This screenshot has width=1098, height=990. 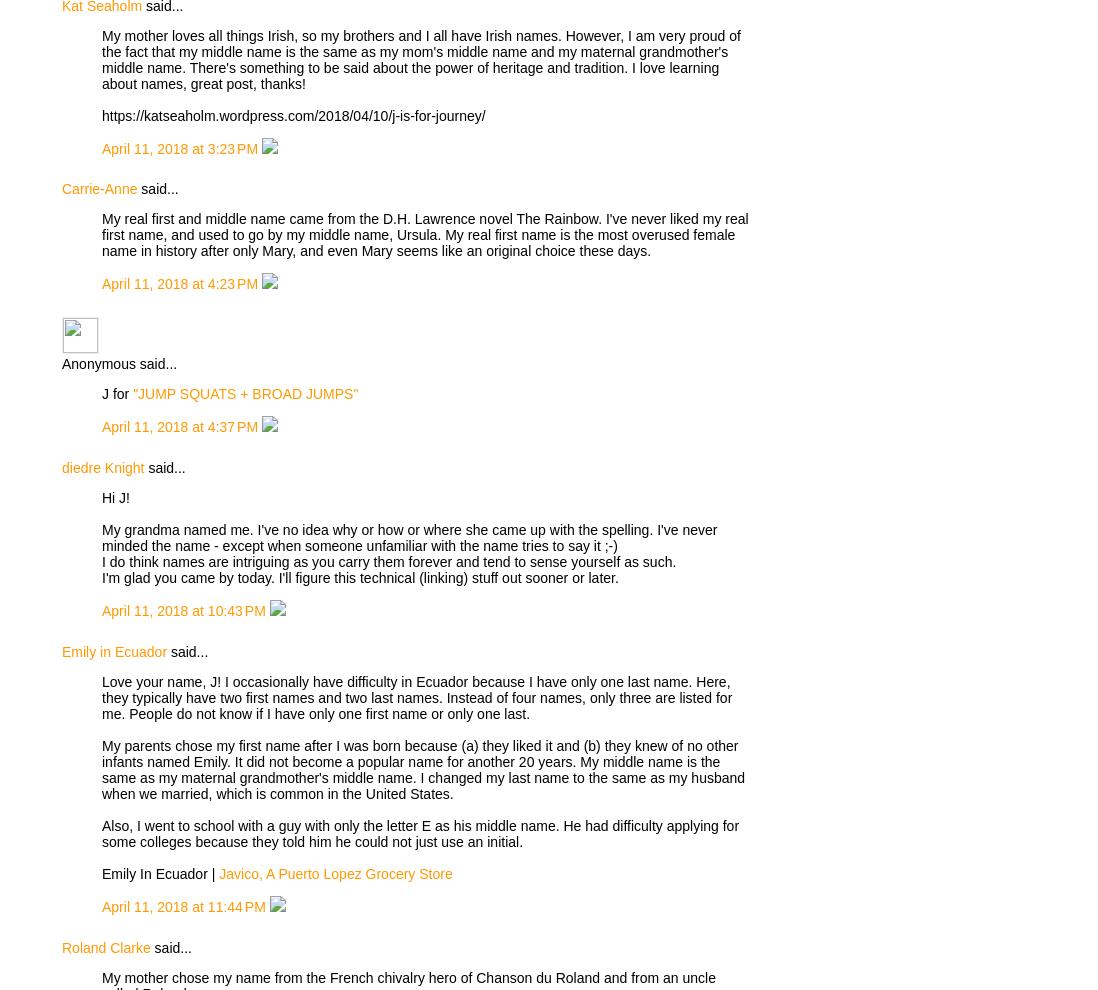 What do you see at coordinates (102, 114) in the screenshot?
I see `'https://katseaholm.wordpress.com/2018/04/10/j-is-for-journey/'` at bounding box center [102, 114].